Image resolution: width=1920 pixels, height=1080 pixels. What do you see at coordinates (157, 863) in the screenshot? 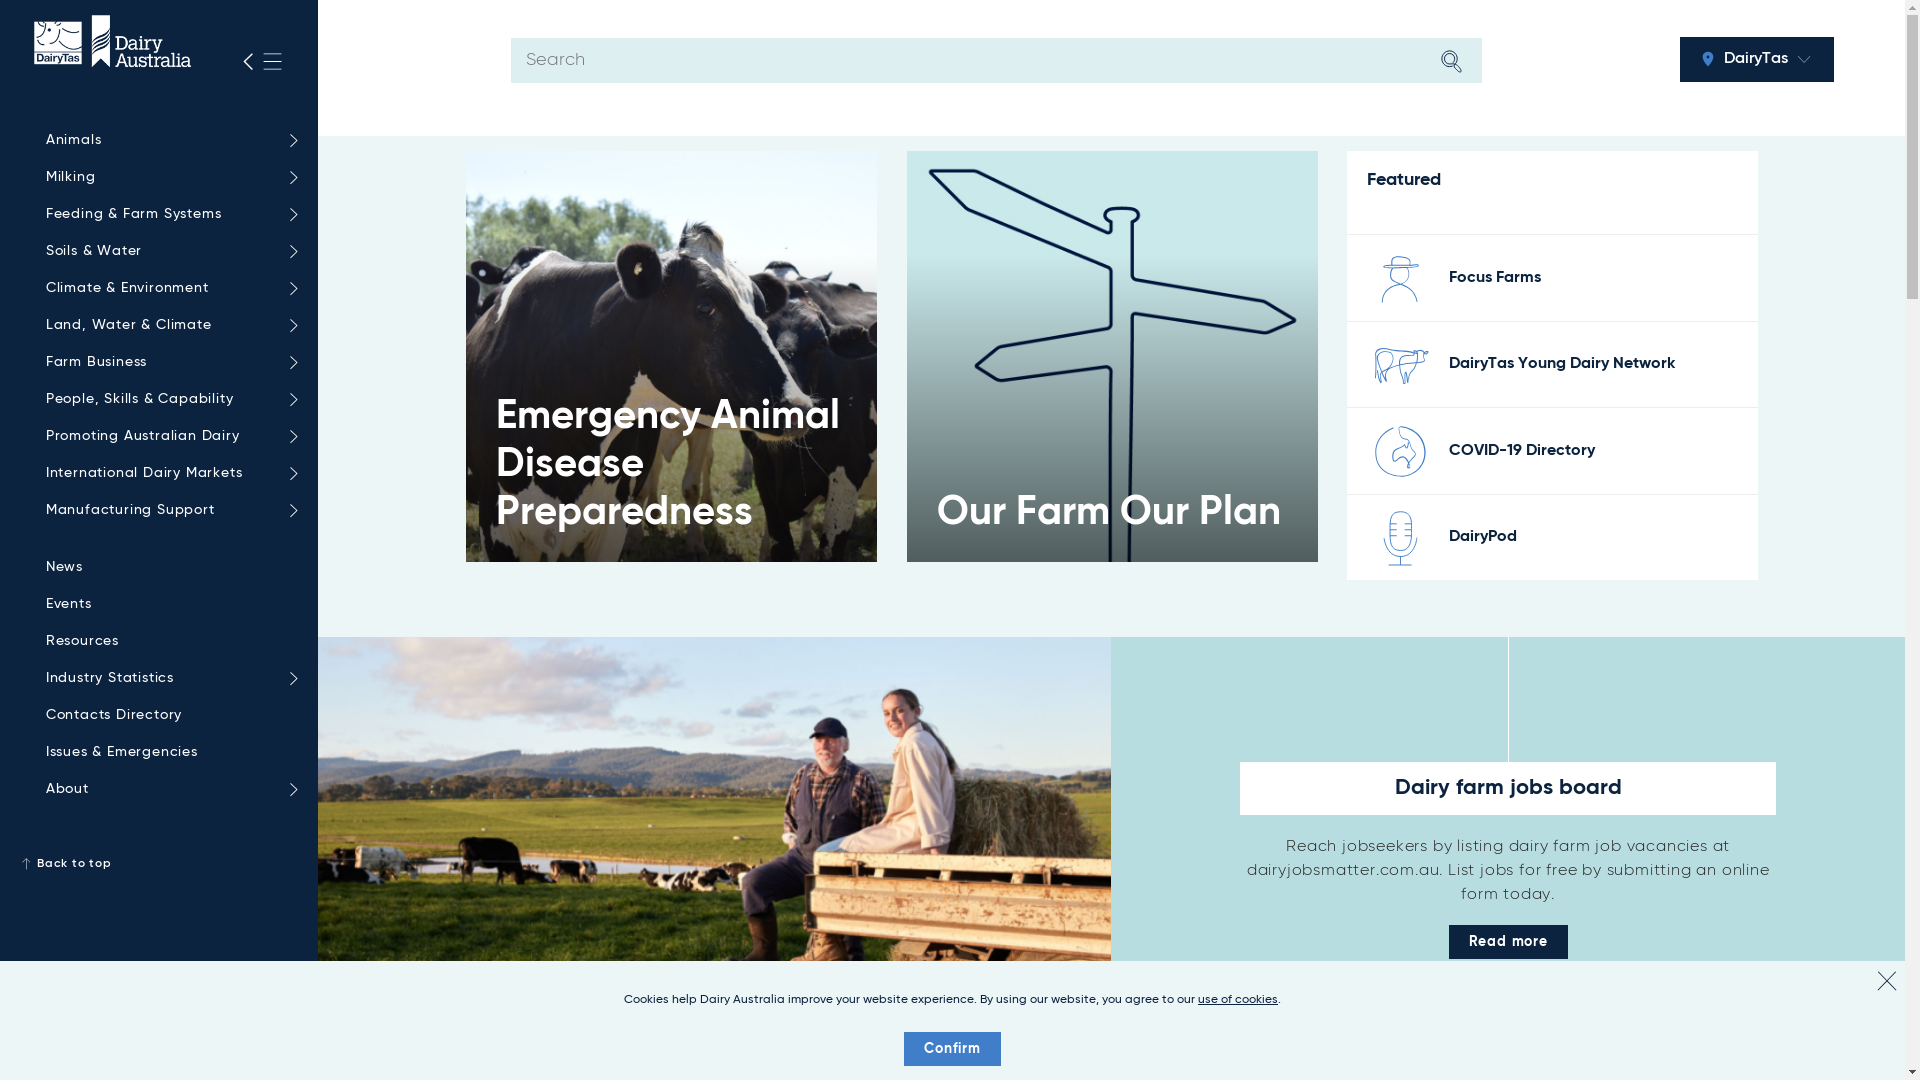
I see `'Back to top'` at bounding box center [157, 863].